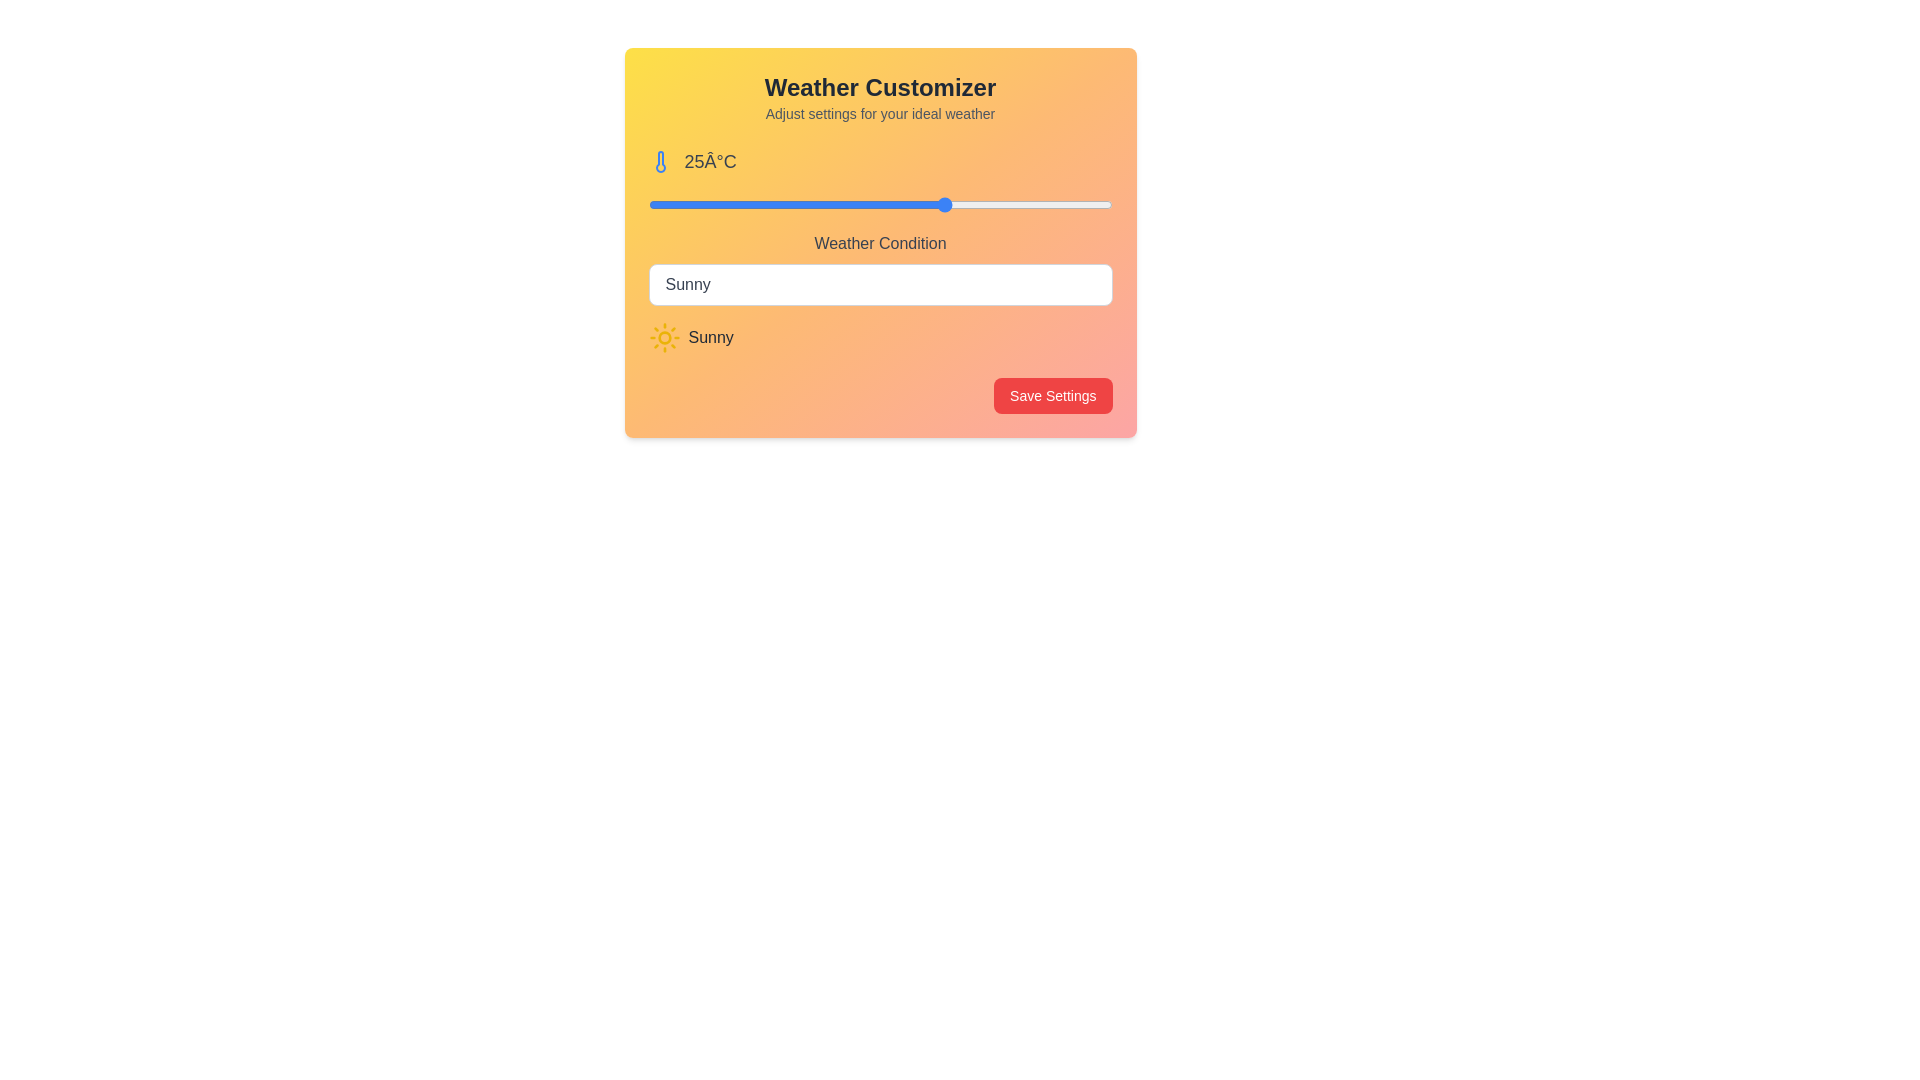 This screenshot has height=1080, width=1920. I want to click on the weather condition Cloudy from the dropdown menu, so click(880, 285).